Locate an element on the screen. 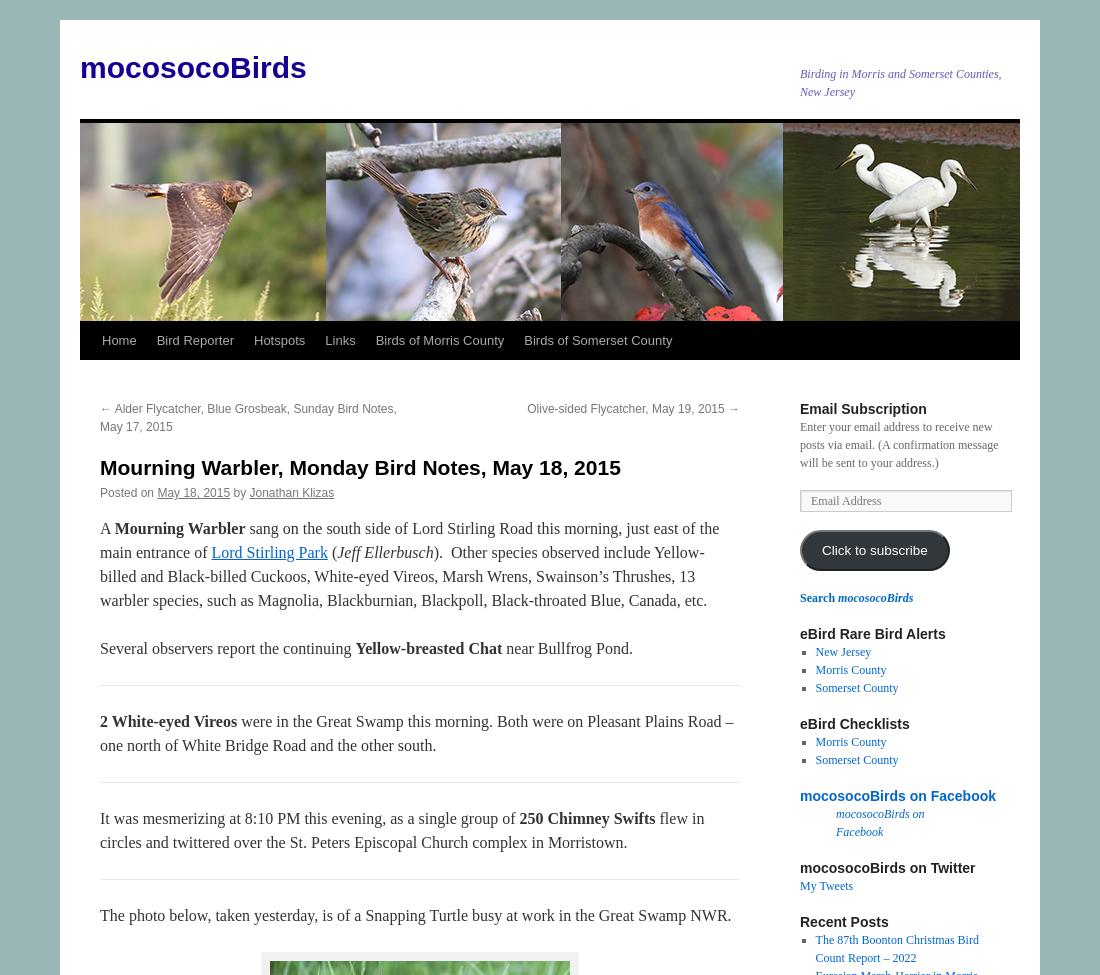 The image size is (1100, 975). 'by' is located at coordinates (239, 491).